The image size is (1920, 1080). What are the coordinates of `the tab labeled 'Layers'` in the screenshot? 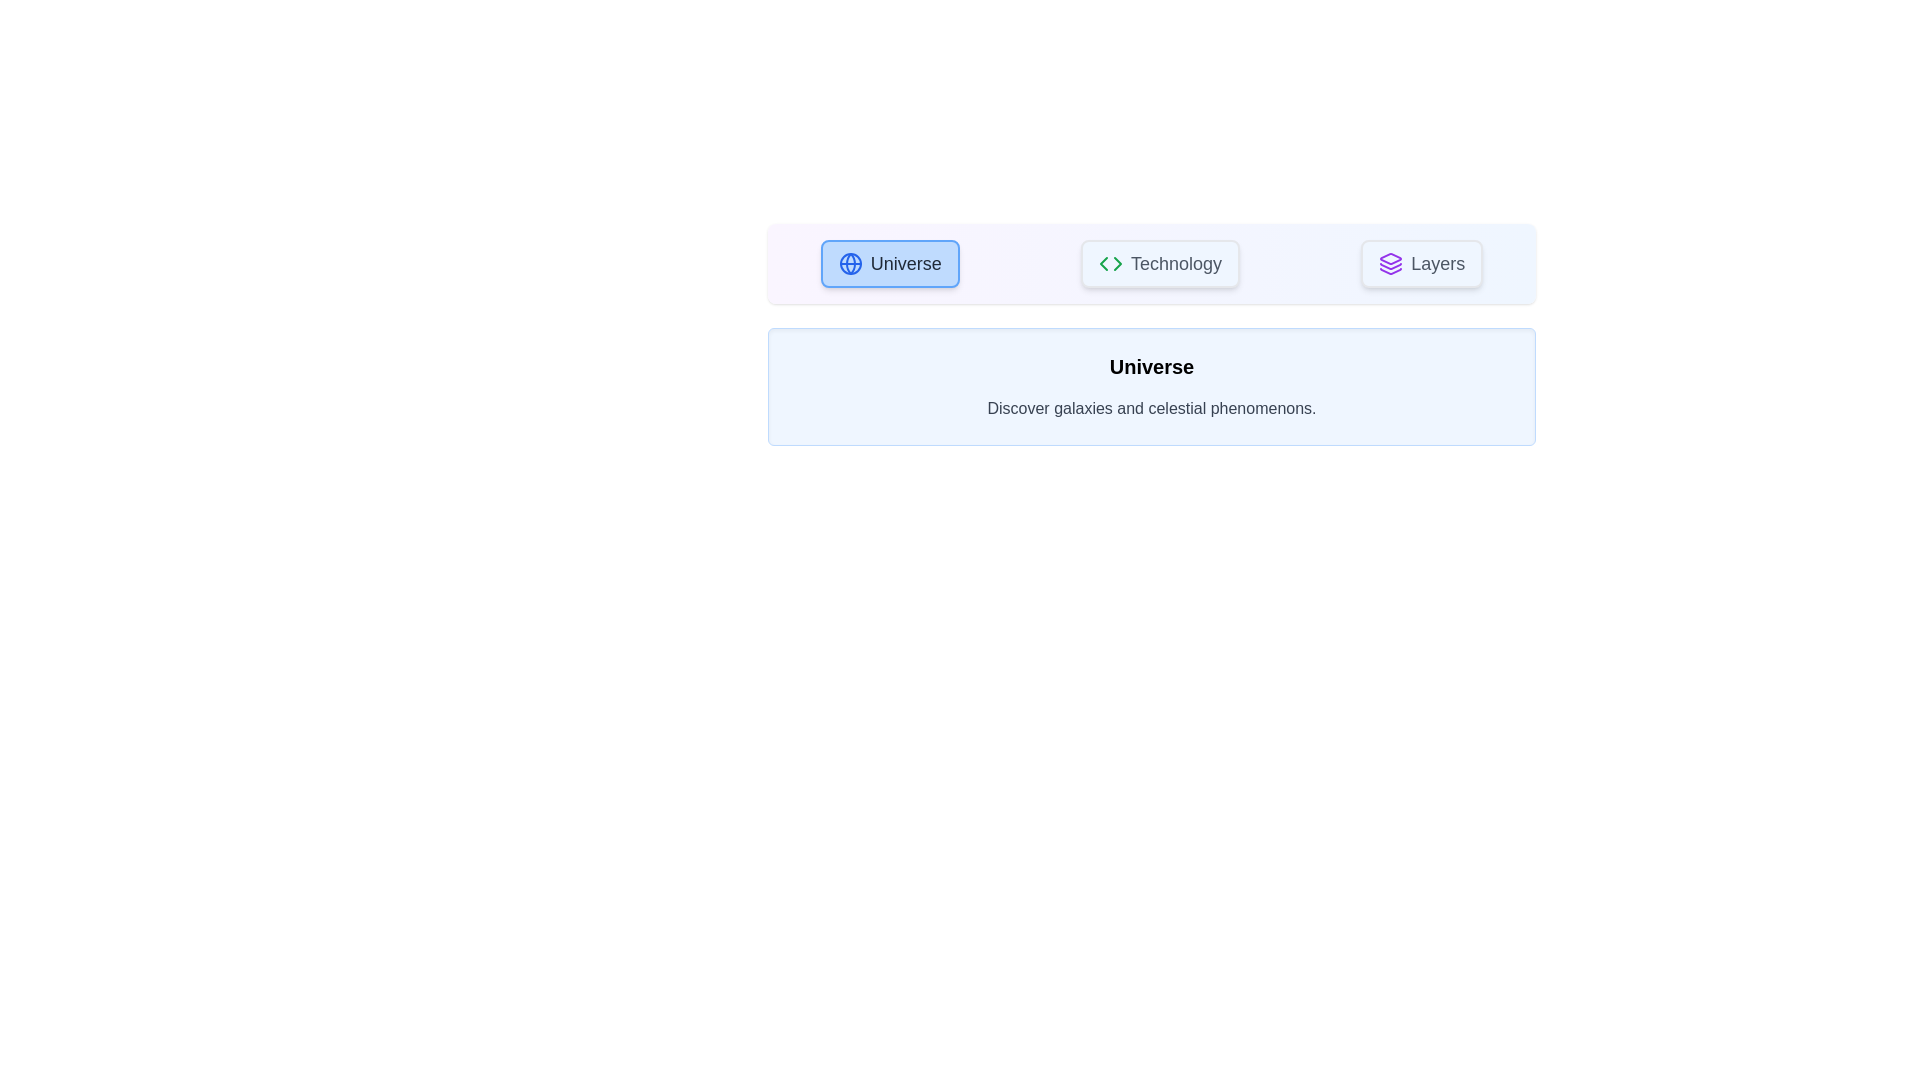 It's located at (1421, 262).